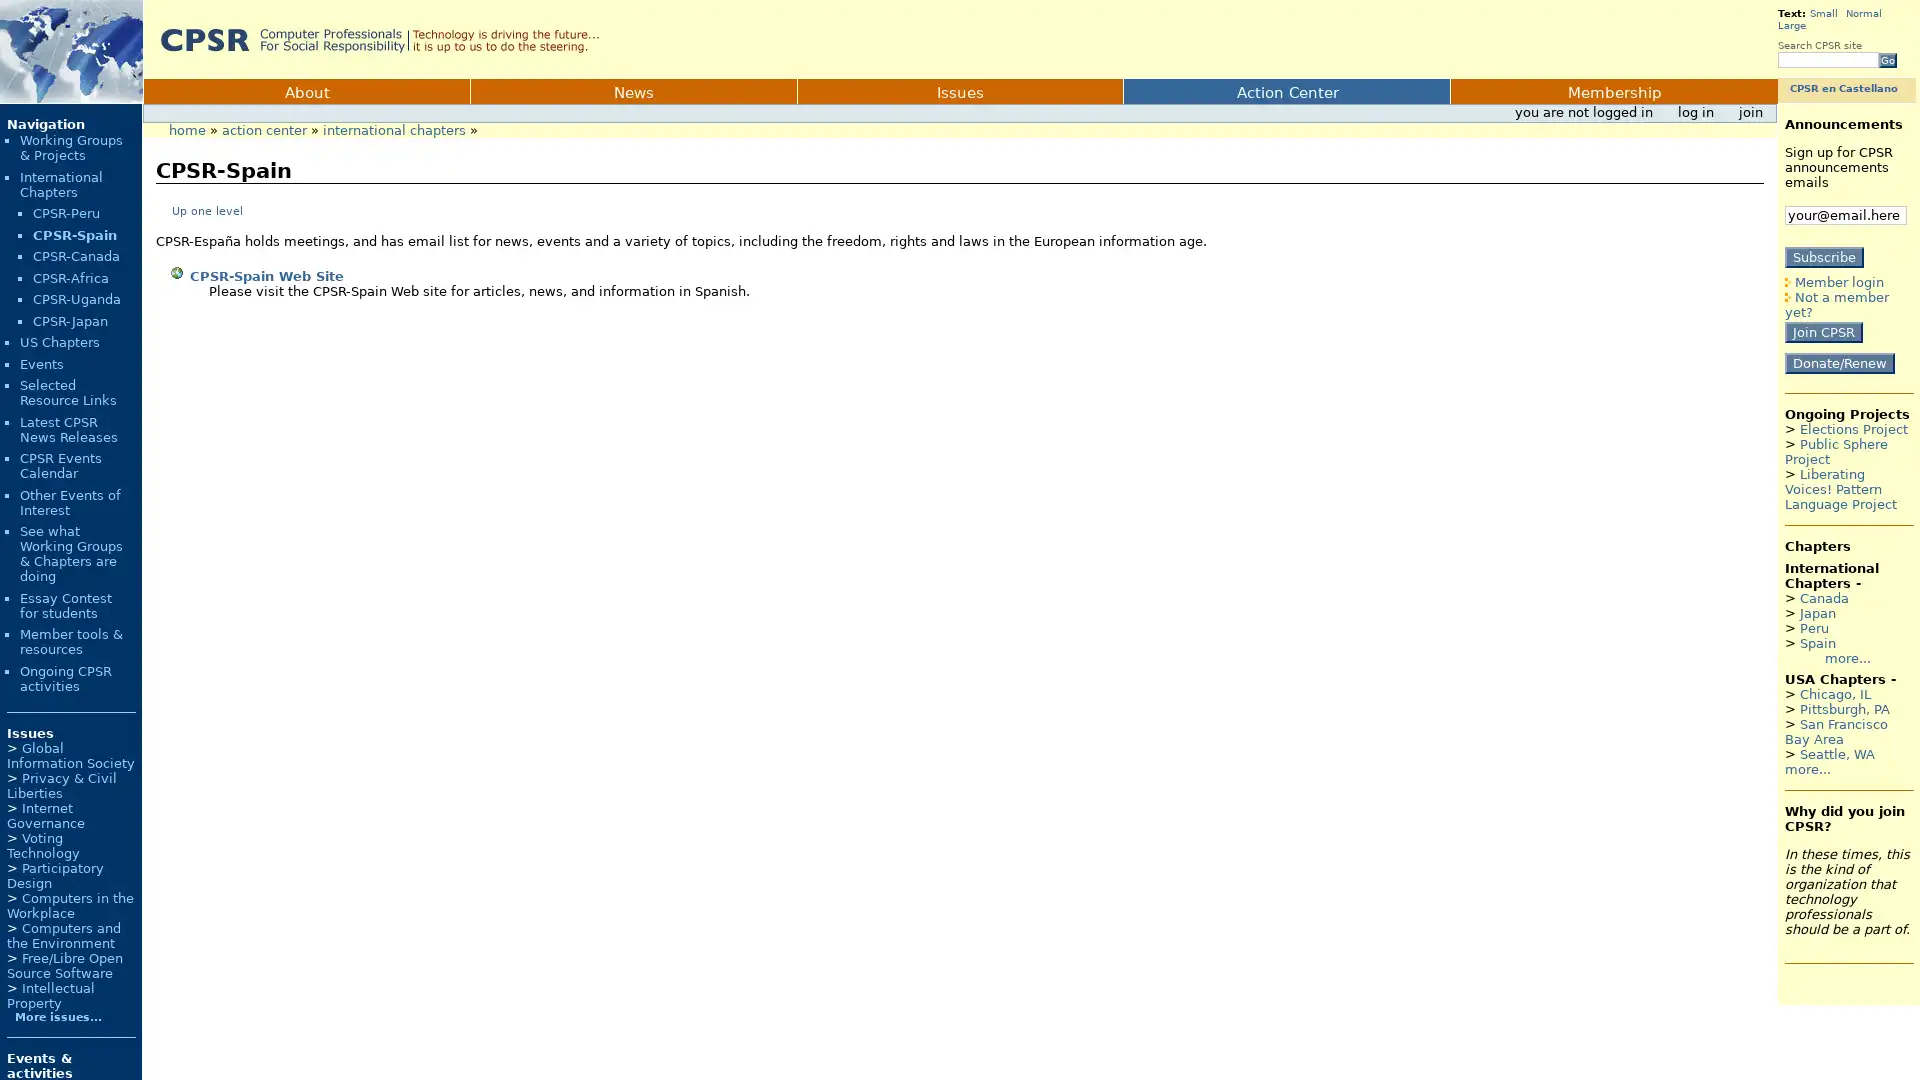 The width and height of the screenshot is (1920, 1080). I want to click on Join CPSR, so click(1823, 331).